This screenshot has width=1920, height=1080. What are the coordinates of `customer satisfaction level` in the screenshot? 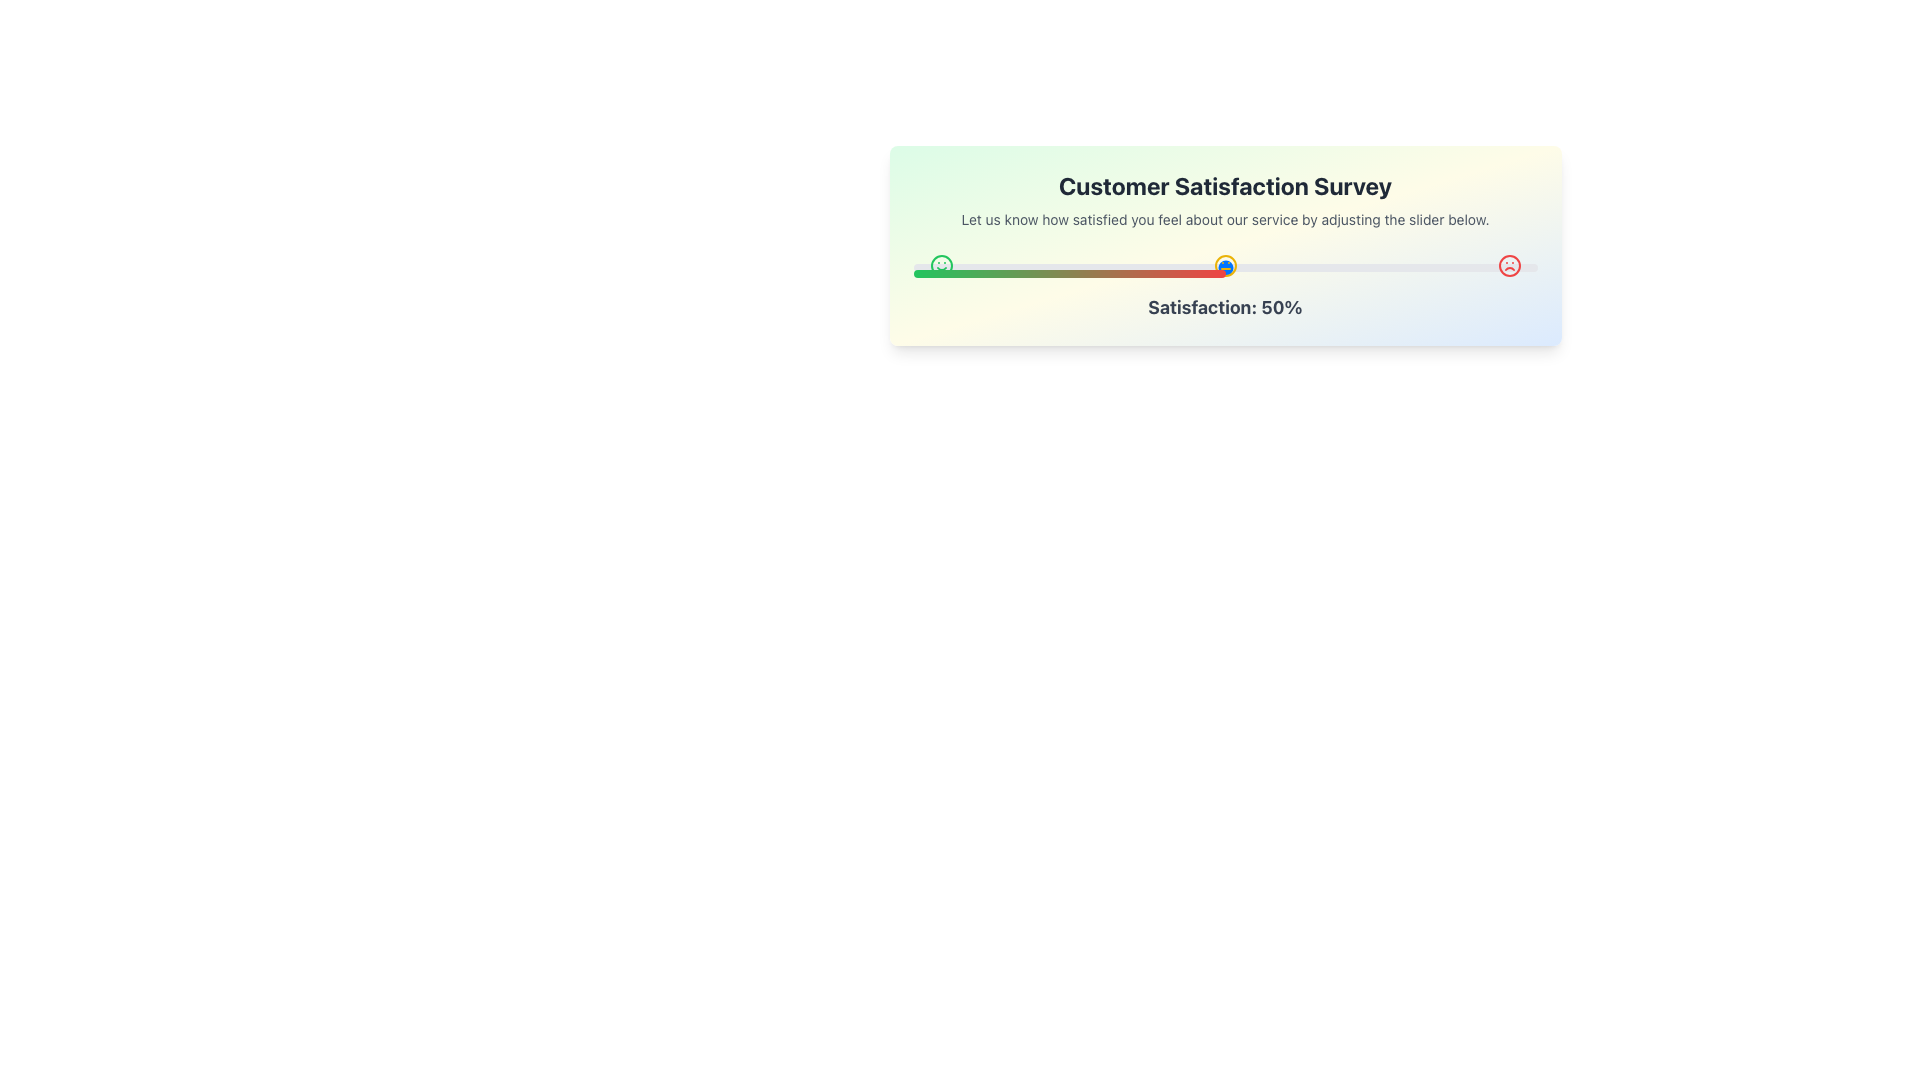 It's located at (1205, 266).